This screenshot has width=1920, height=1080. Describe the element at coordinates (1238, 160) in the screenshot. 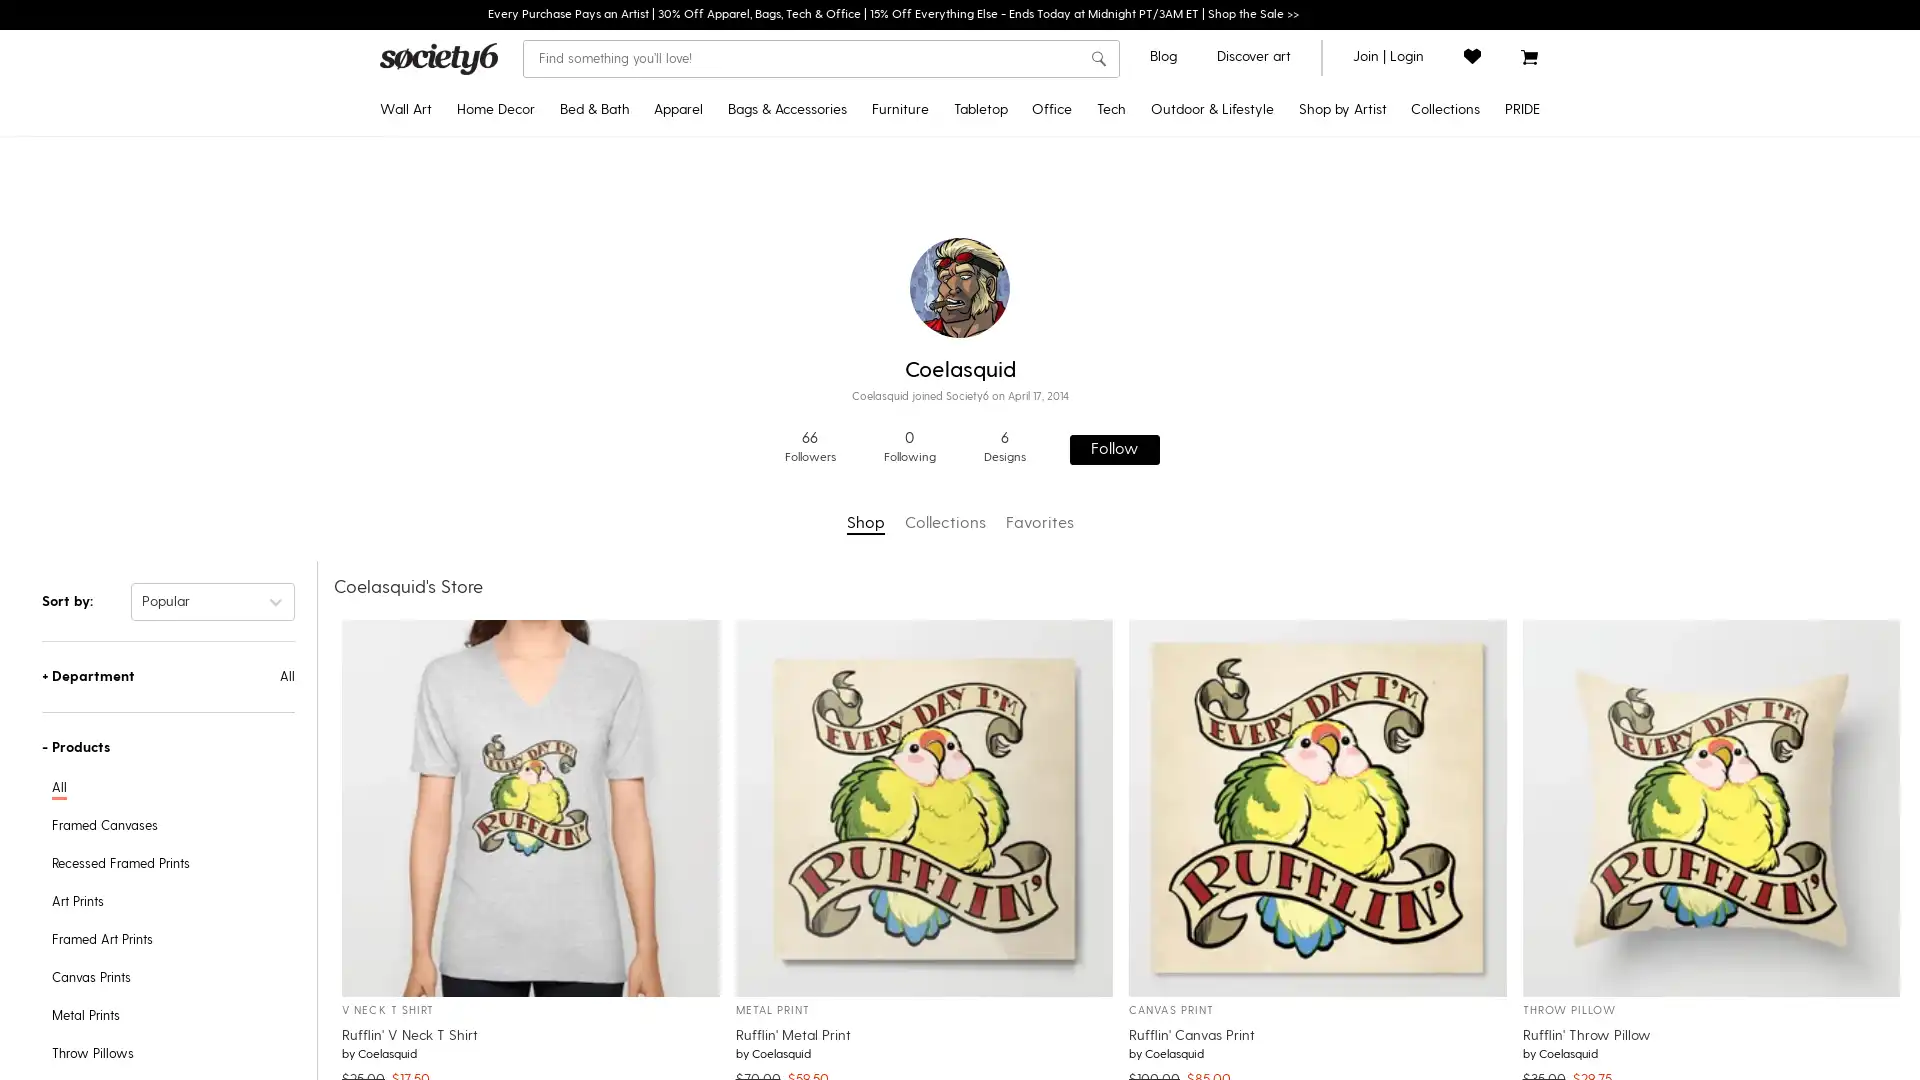

I see `Outdoor RugsNEW` at that location.